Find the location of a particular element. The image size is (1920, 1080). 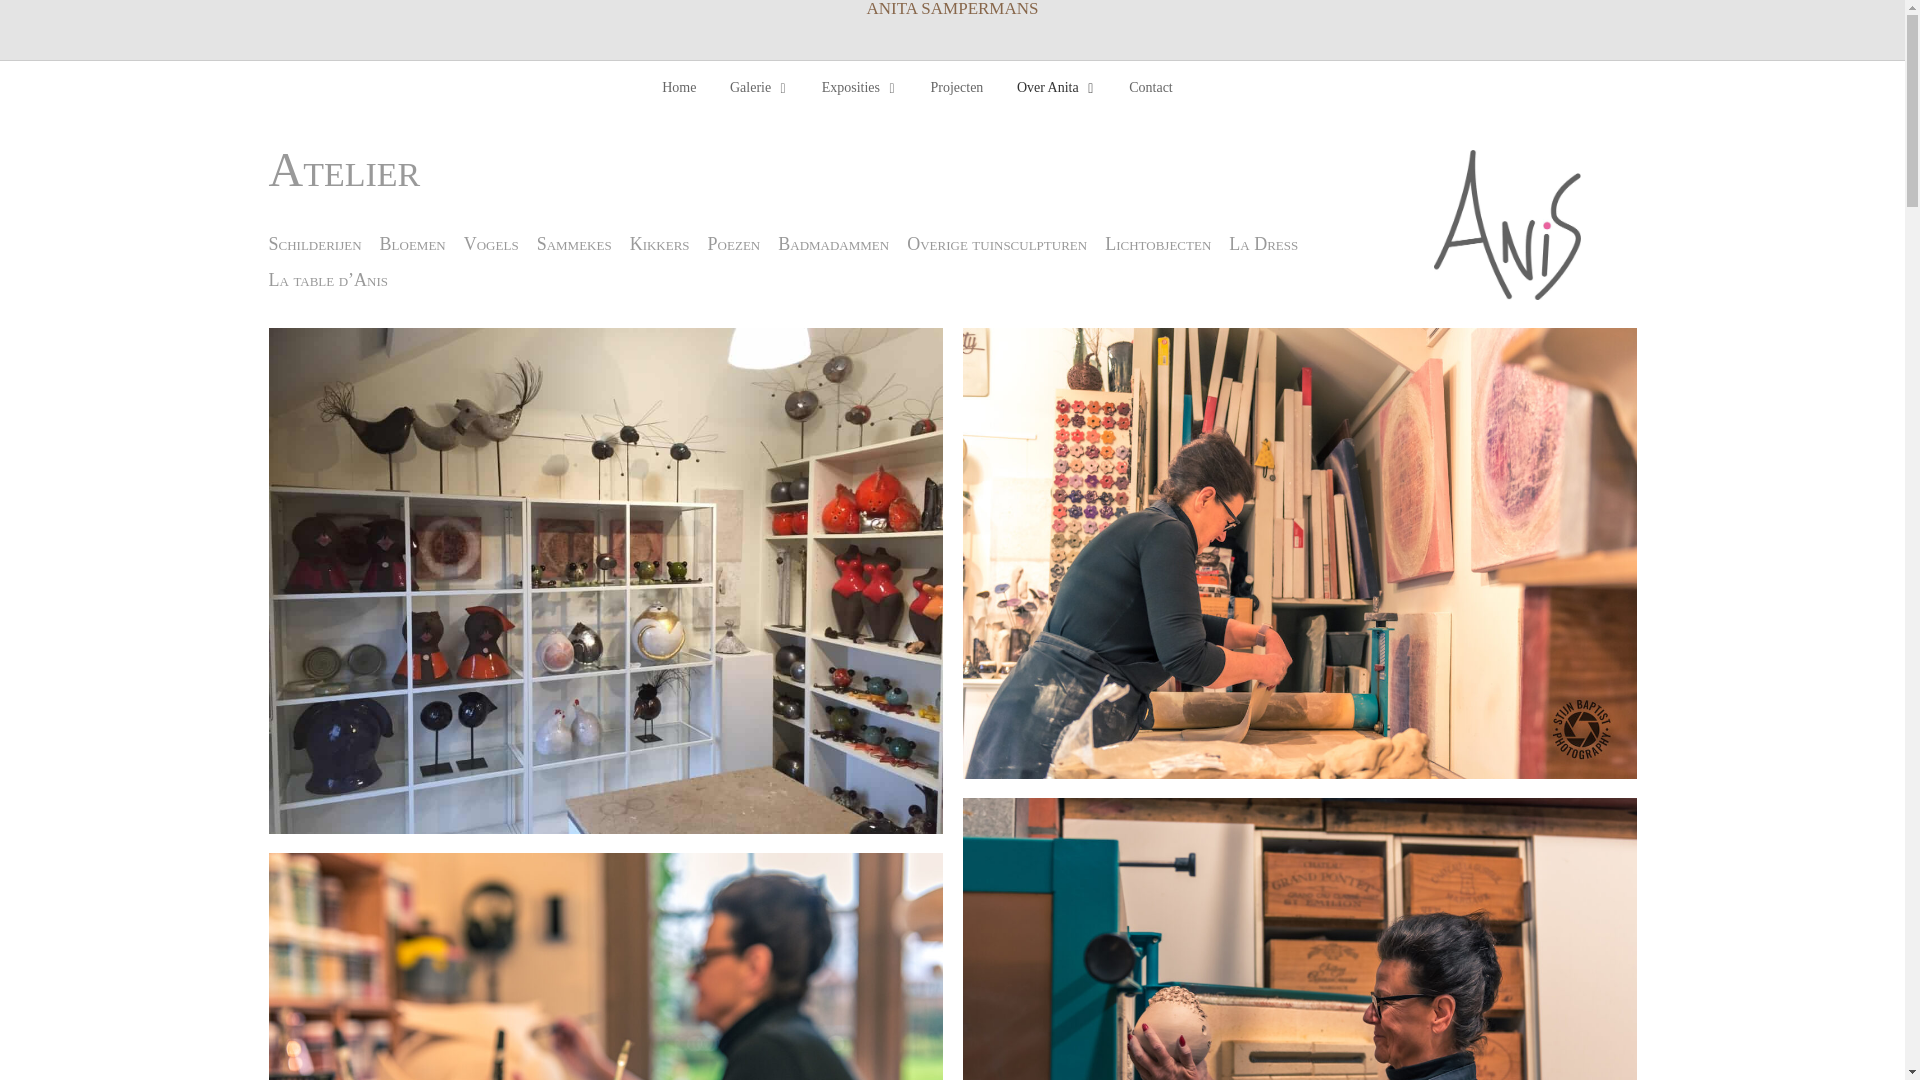

'La Dress' is located at coordinates (1262, 242).